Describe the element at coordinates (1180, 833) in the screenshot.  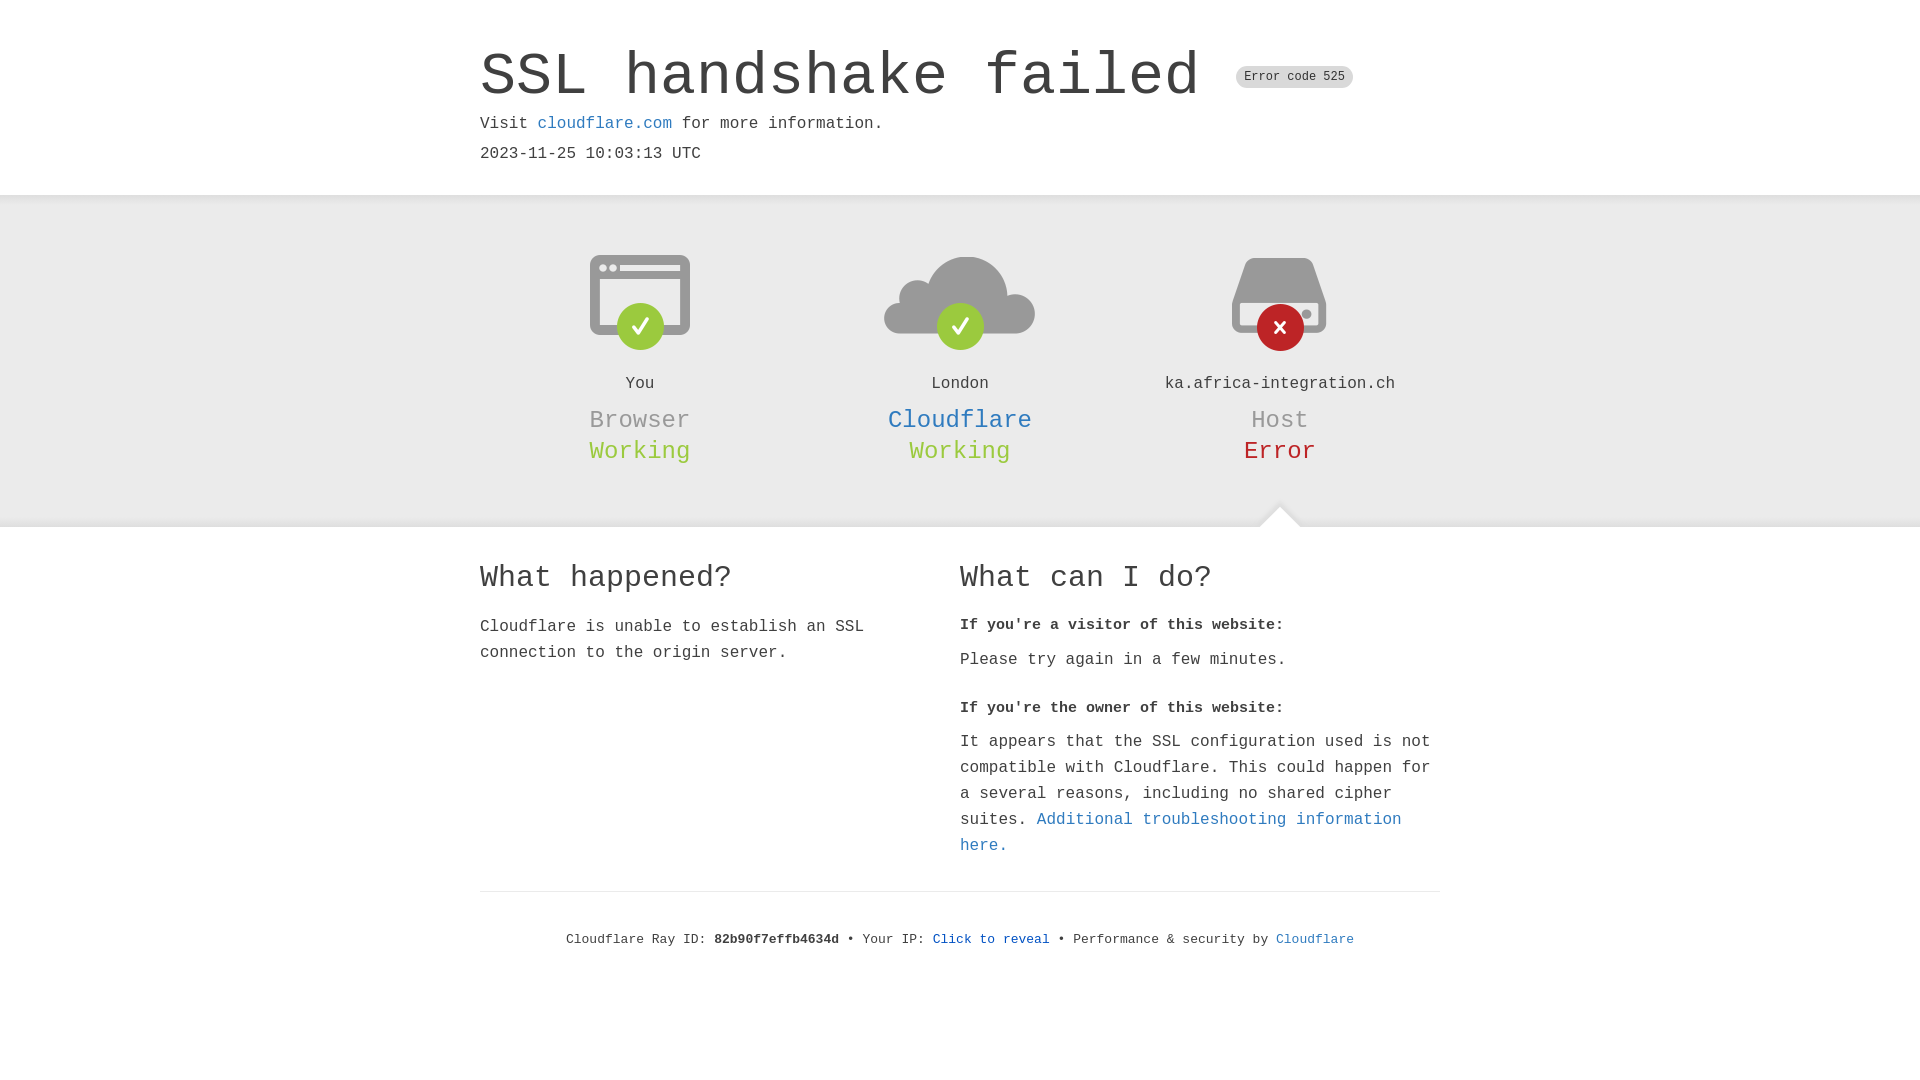
I see `'Additional troubleshooting information here.'` at that location.